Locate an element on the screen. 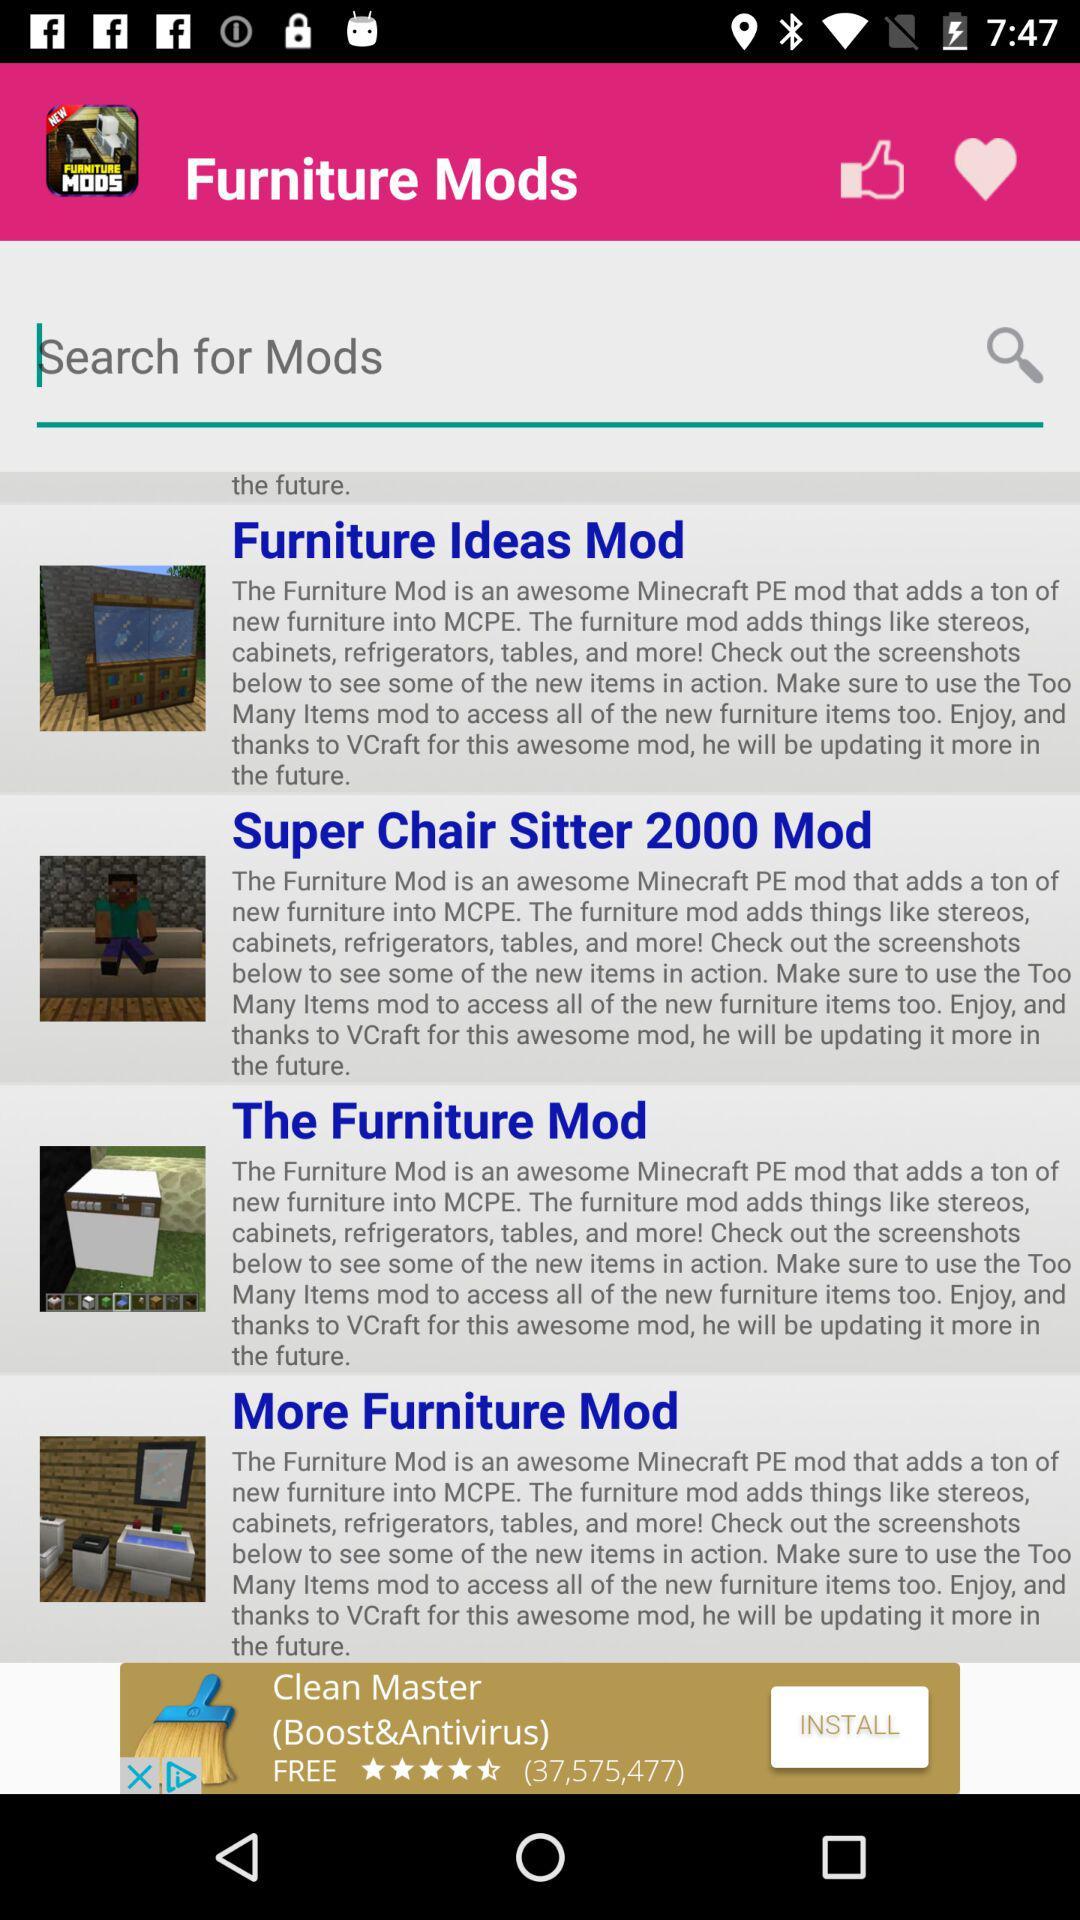  the favorite icon is located at coordinates (984, 169).